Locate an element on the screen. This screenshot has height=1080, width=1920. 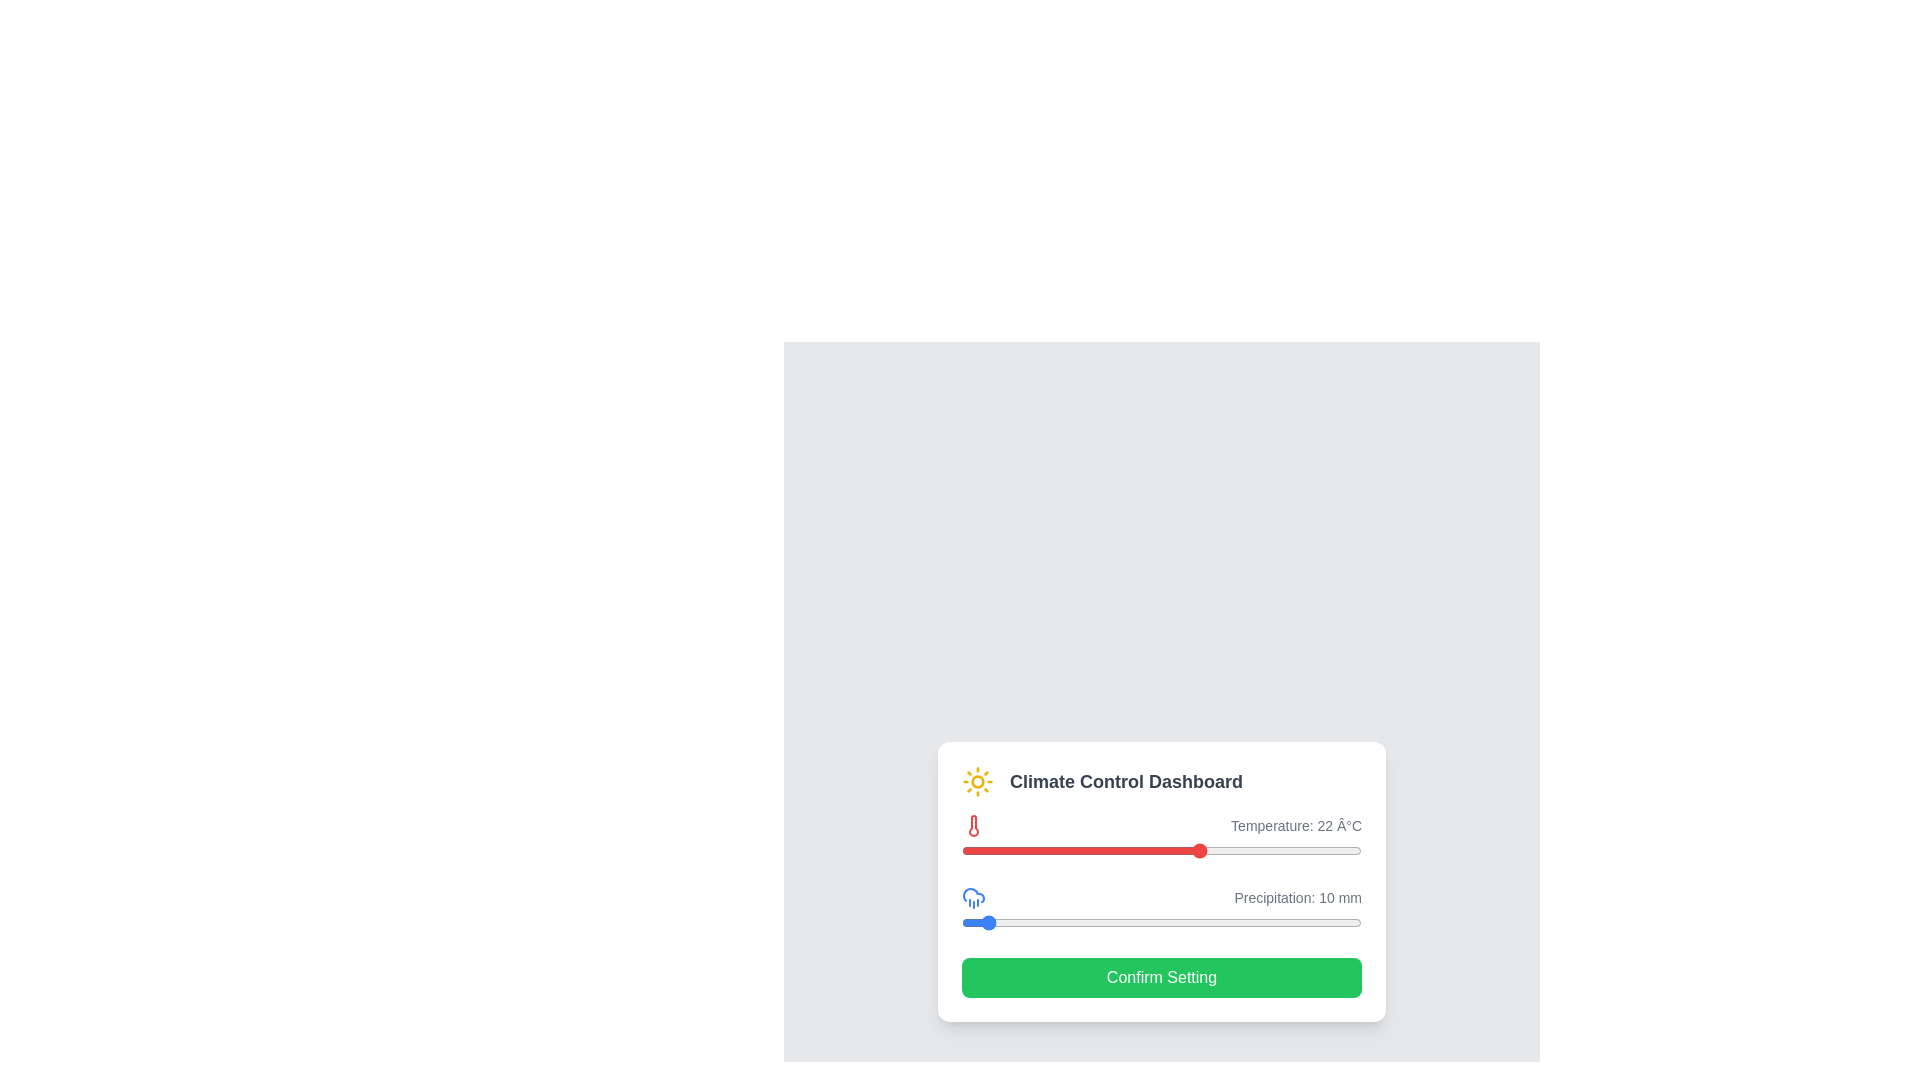
the precipitation slider to 4 mm is located at coordinates (969, 922).